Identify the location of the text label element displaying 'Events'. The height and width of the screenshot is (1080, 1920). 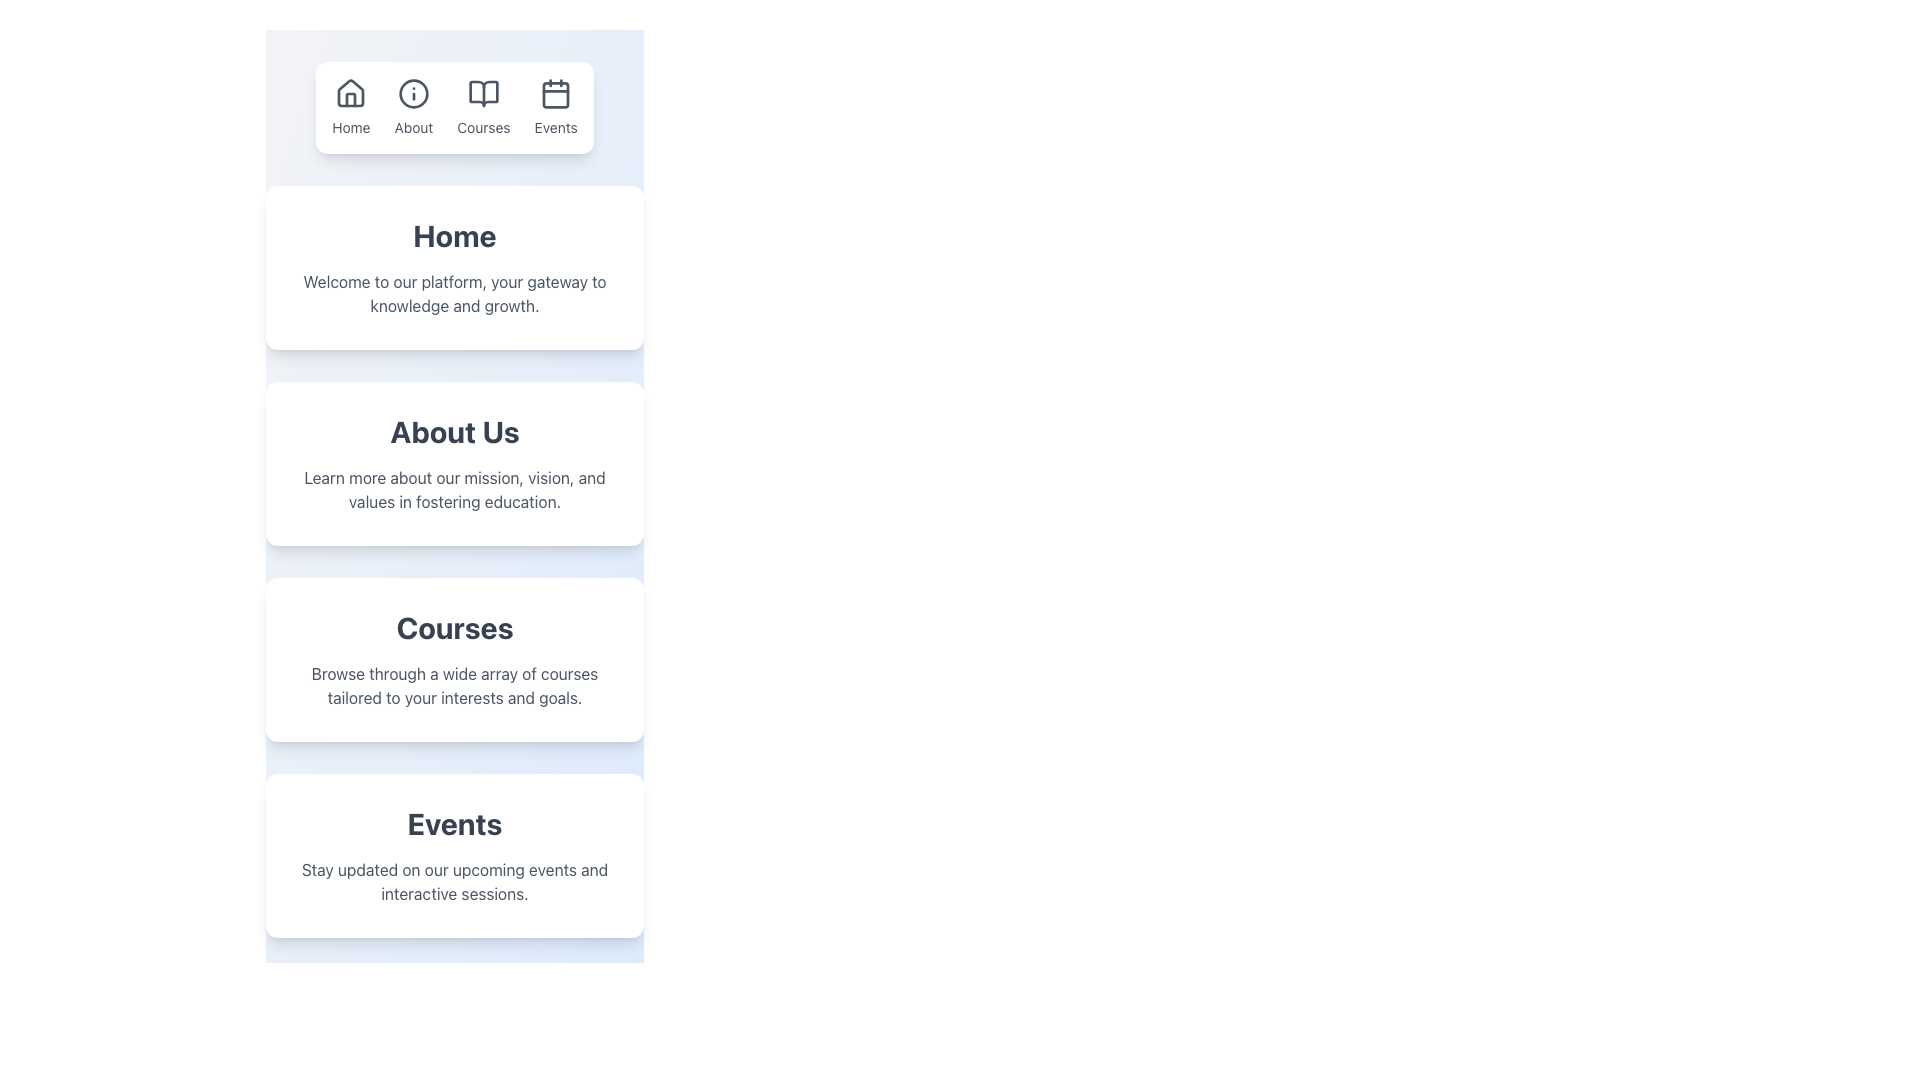
(454, 824).